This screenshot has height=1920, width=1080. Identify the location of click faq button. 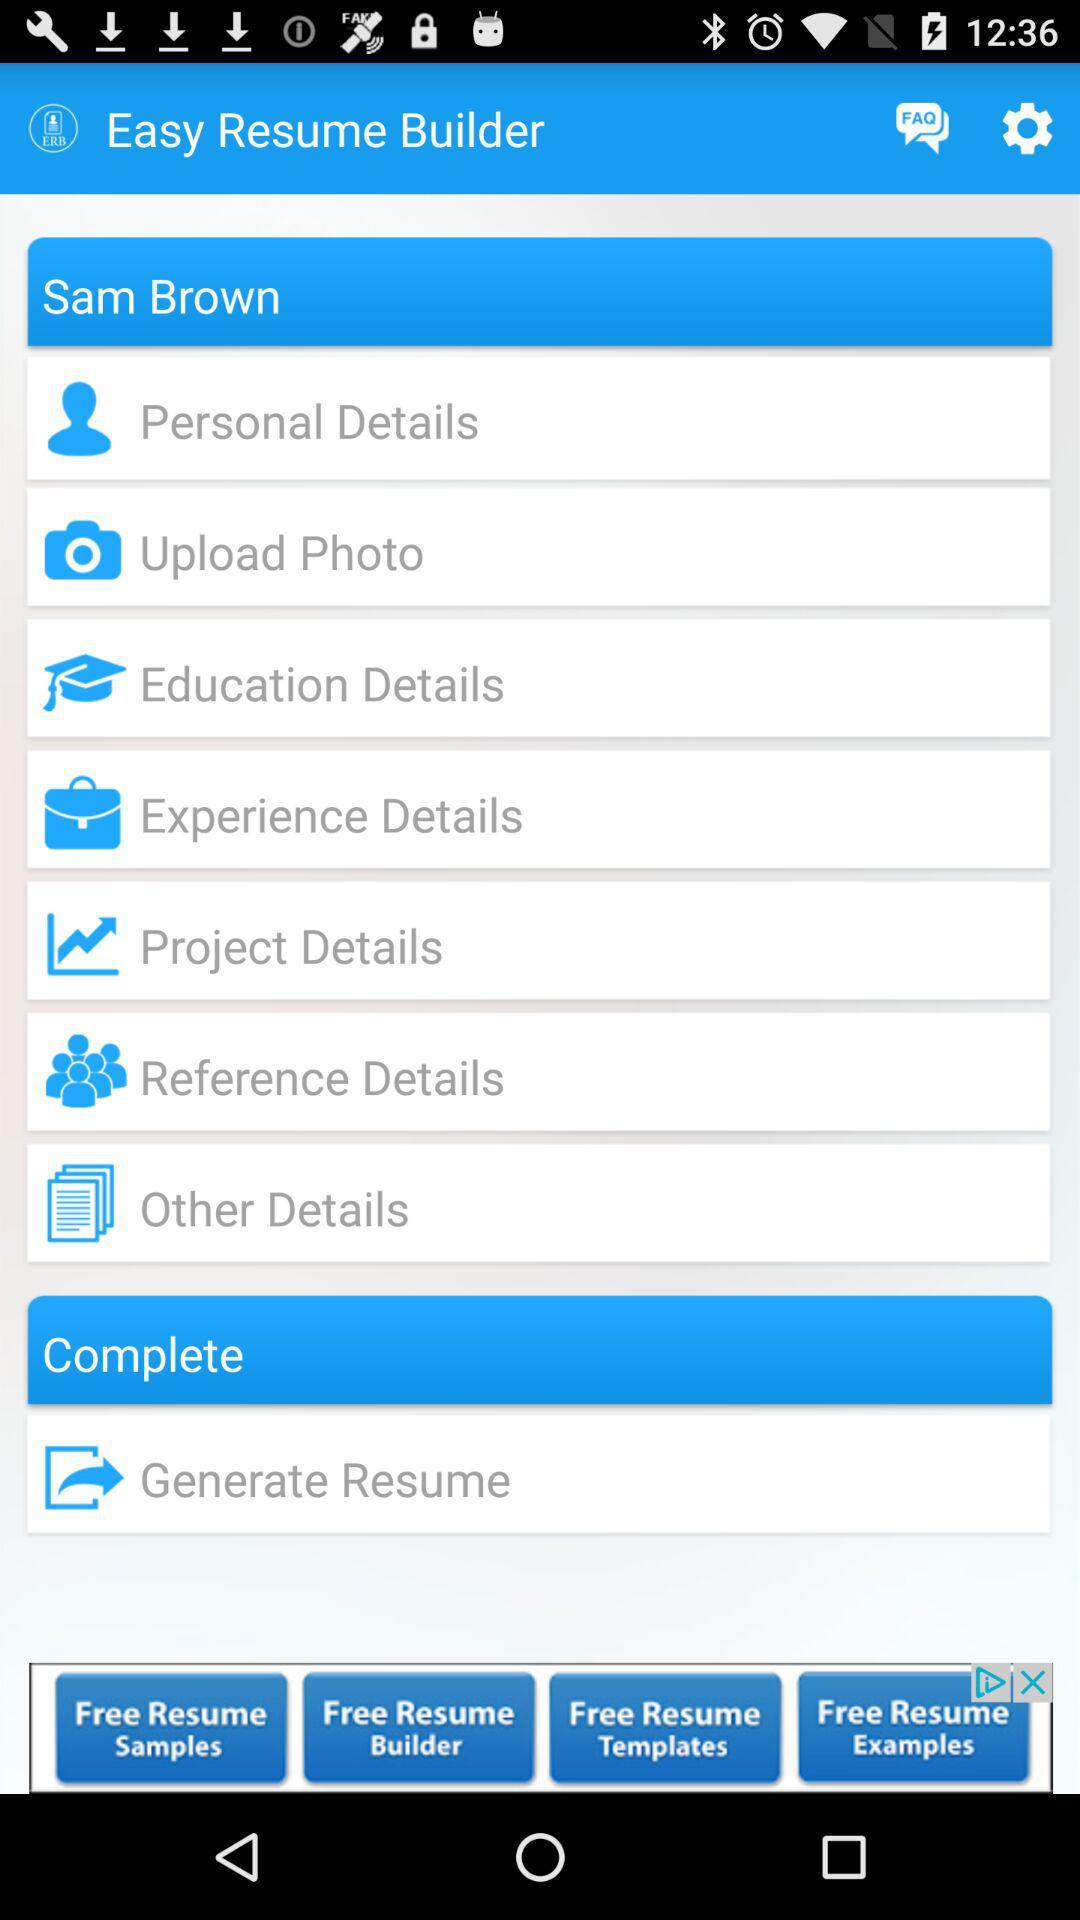
(922, 127).